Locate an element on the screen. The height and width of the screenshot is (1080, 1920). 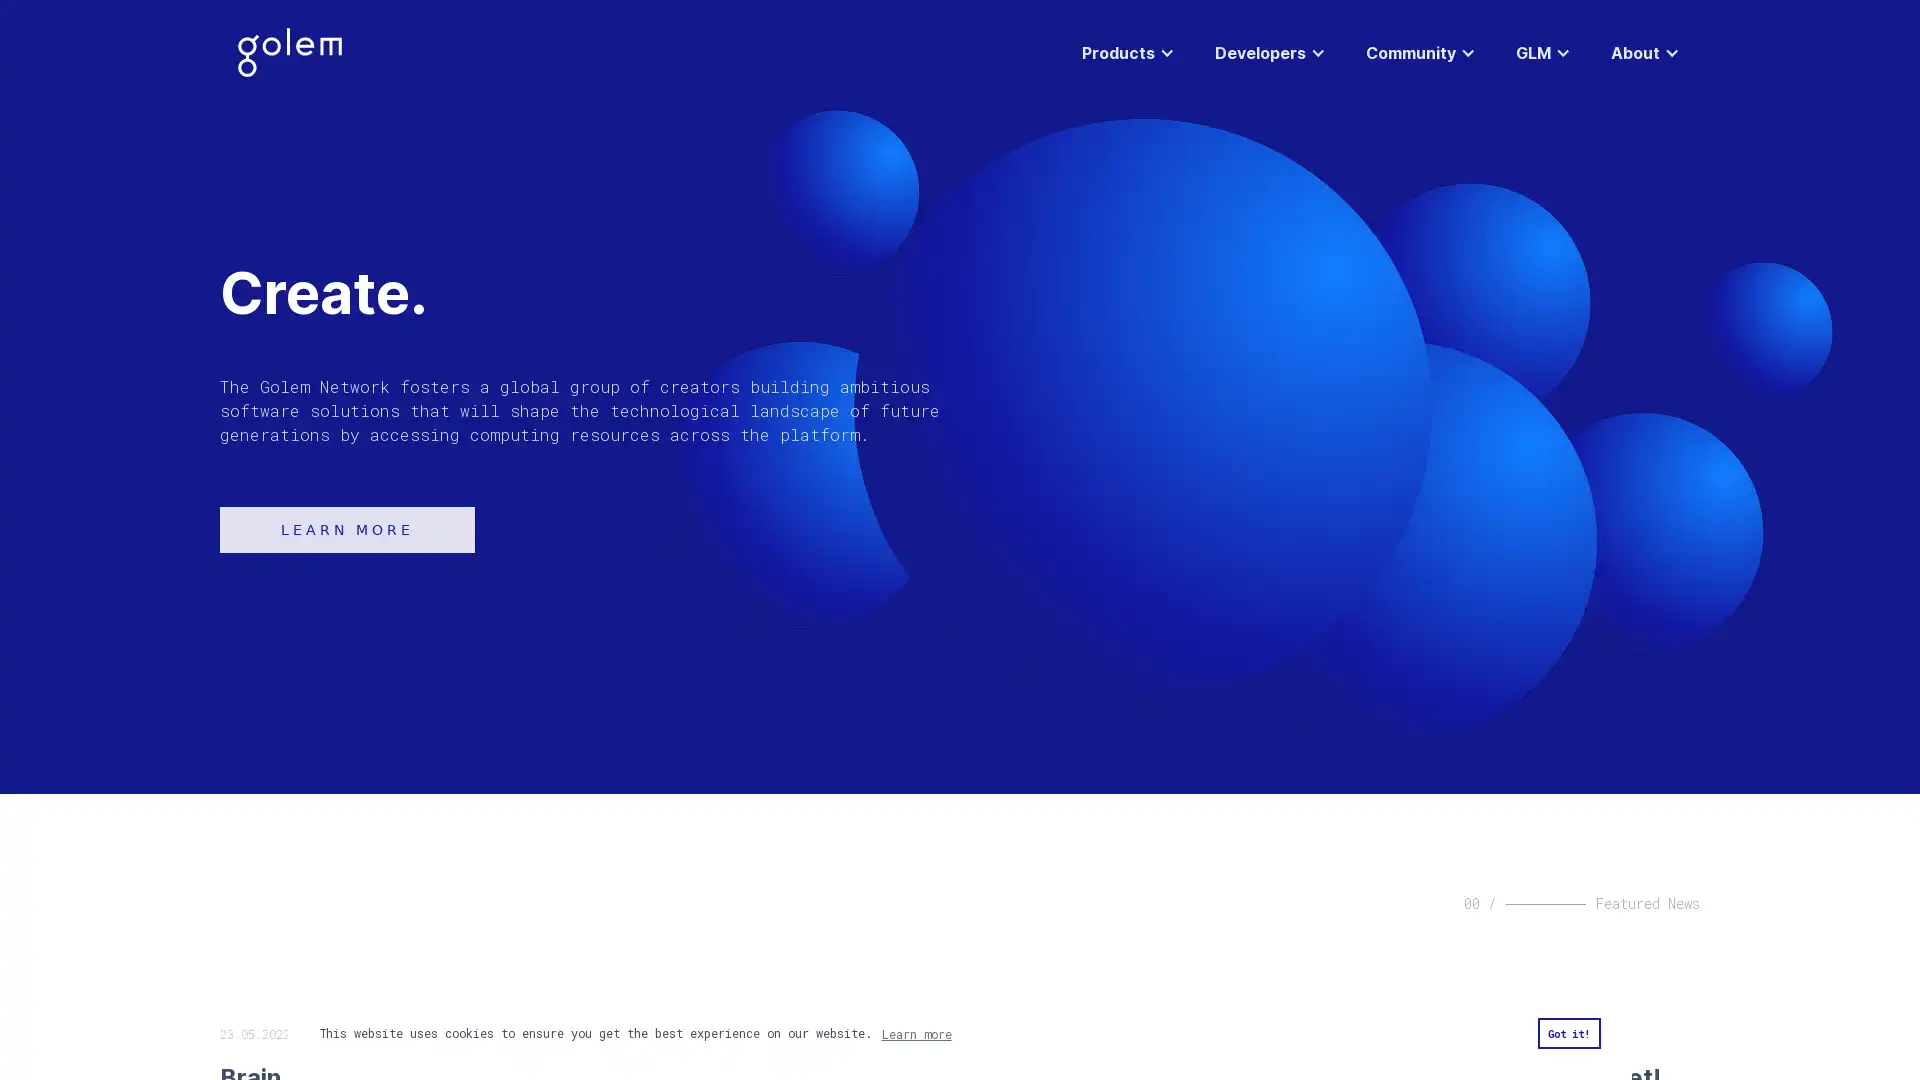
dismiss cookie message is located at coordinates (1567, 1033).